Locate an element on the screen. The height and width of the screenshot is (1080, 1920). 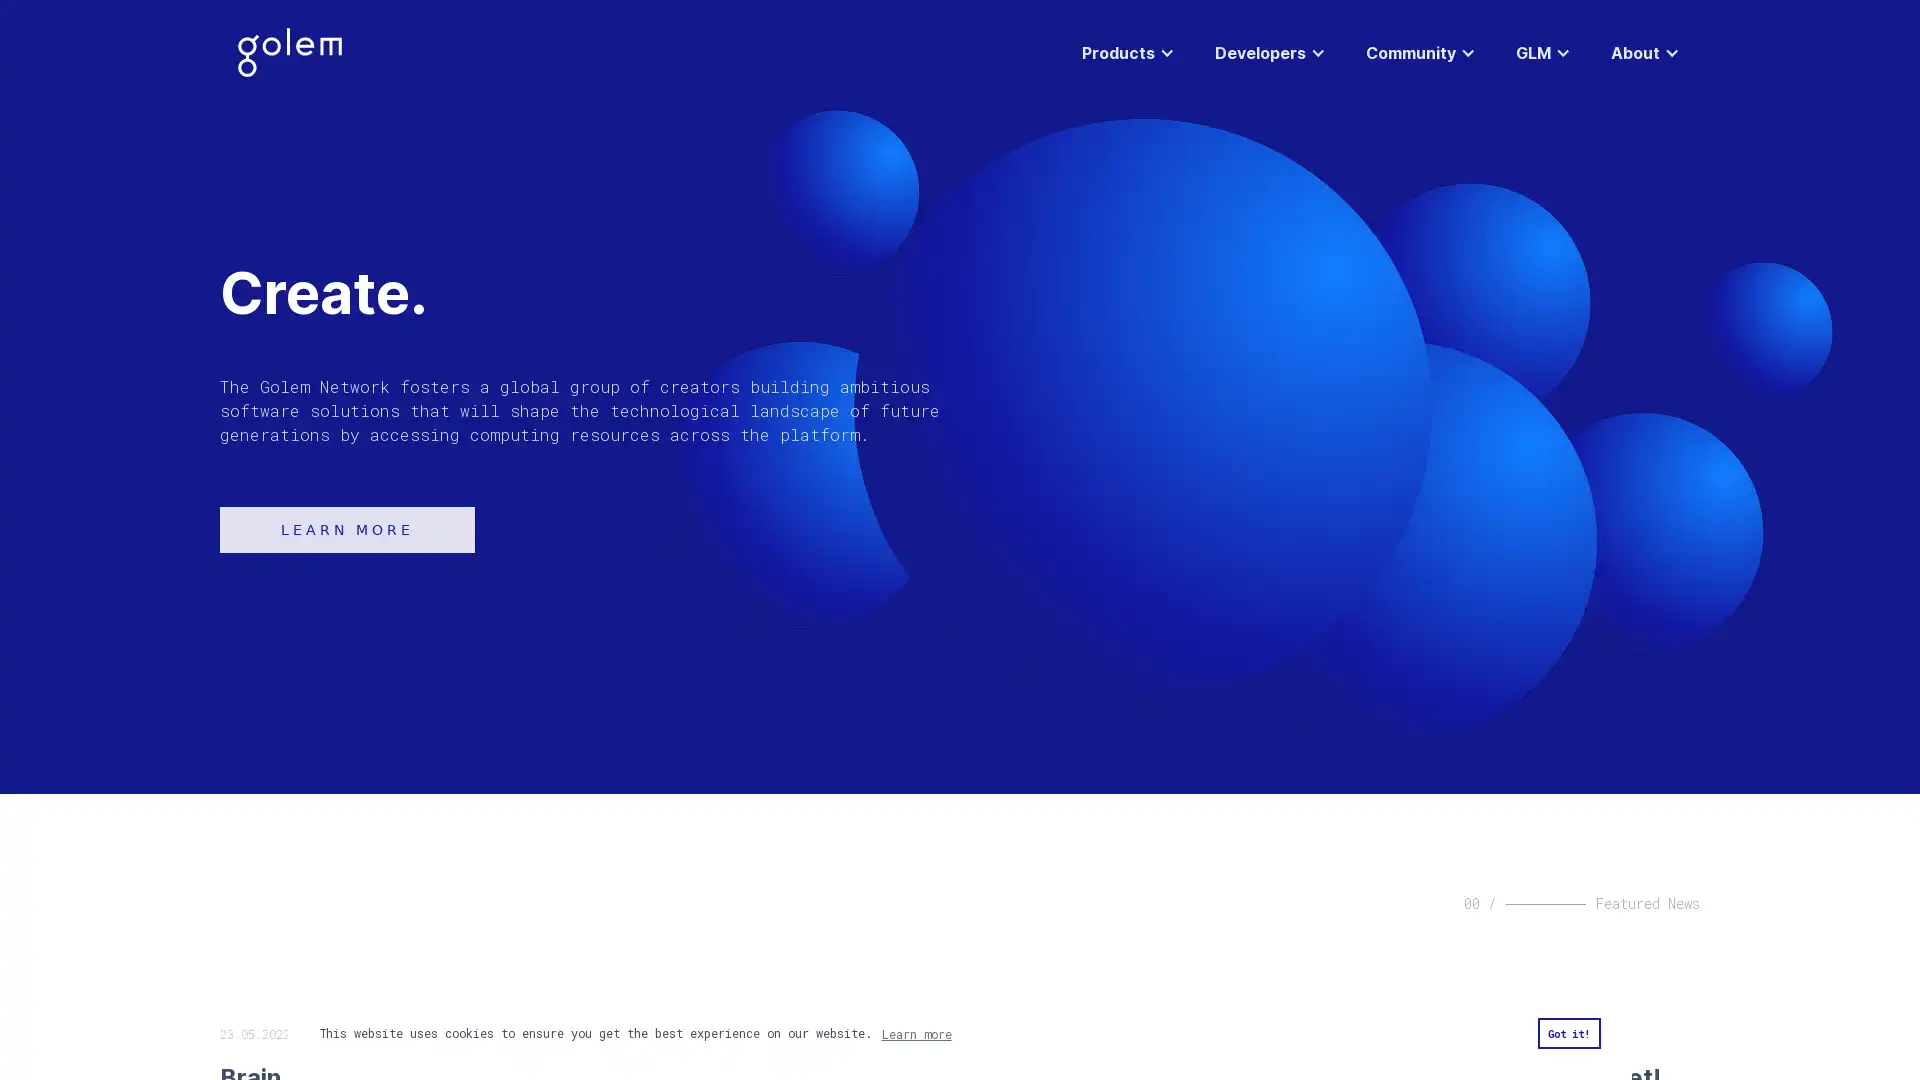
dismiss cookie message is located at coordinates (1567, 1033).